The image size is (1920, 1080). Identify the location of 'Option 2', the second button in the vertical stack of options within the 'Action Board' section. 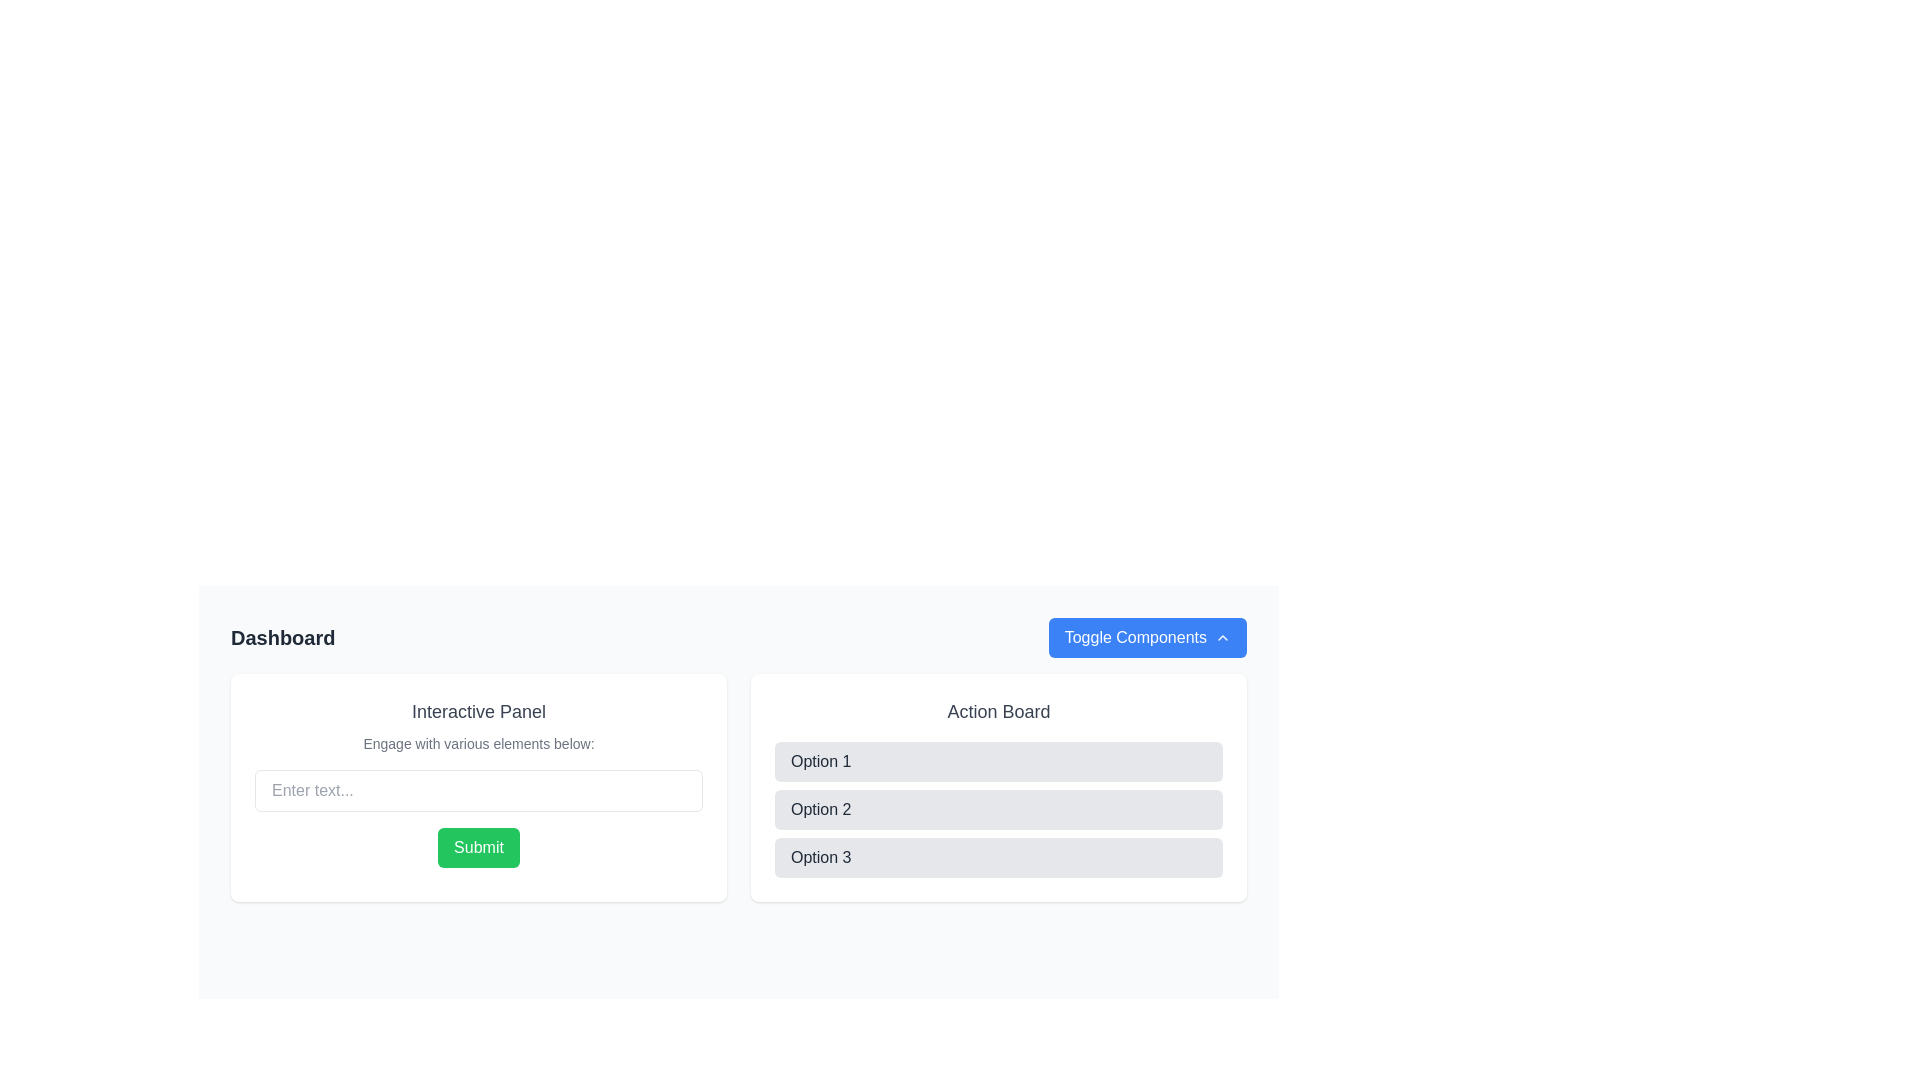
(998, 810).